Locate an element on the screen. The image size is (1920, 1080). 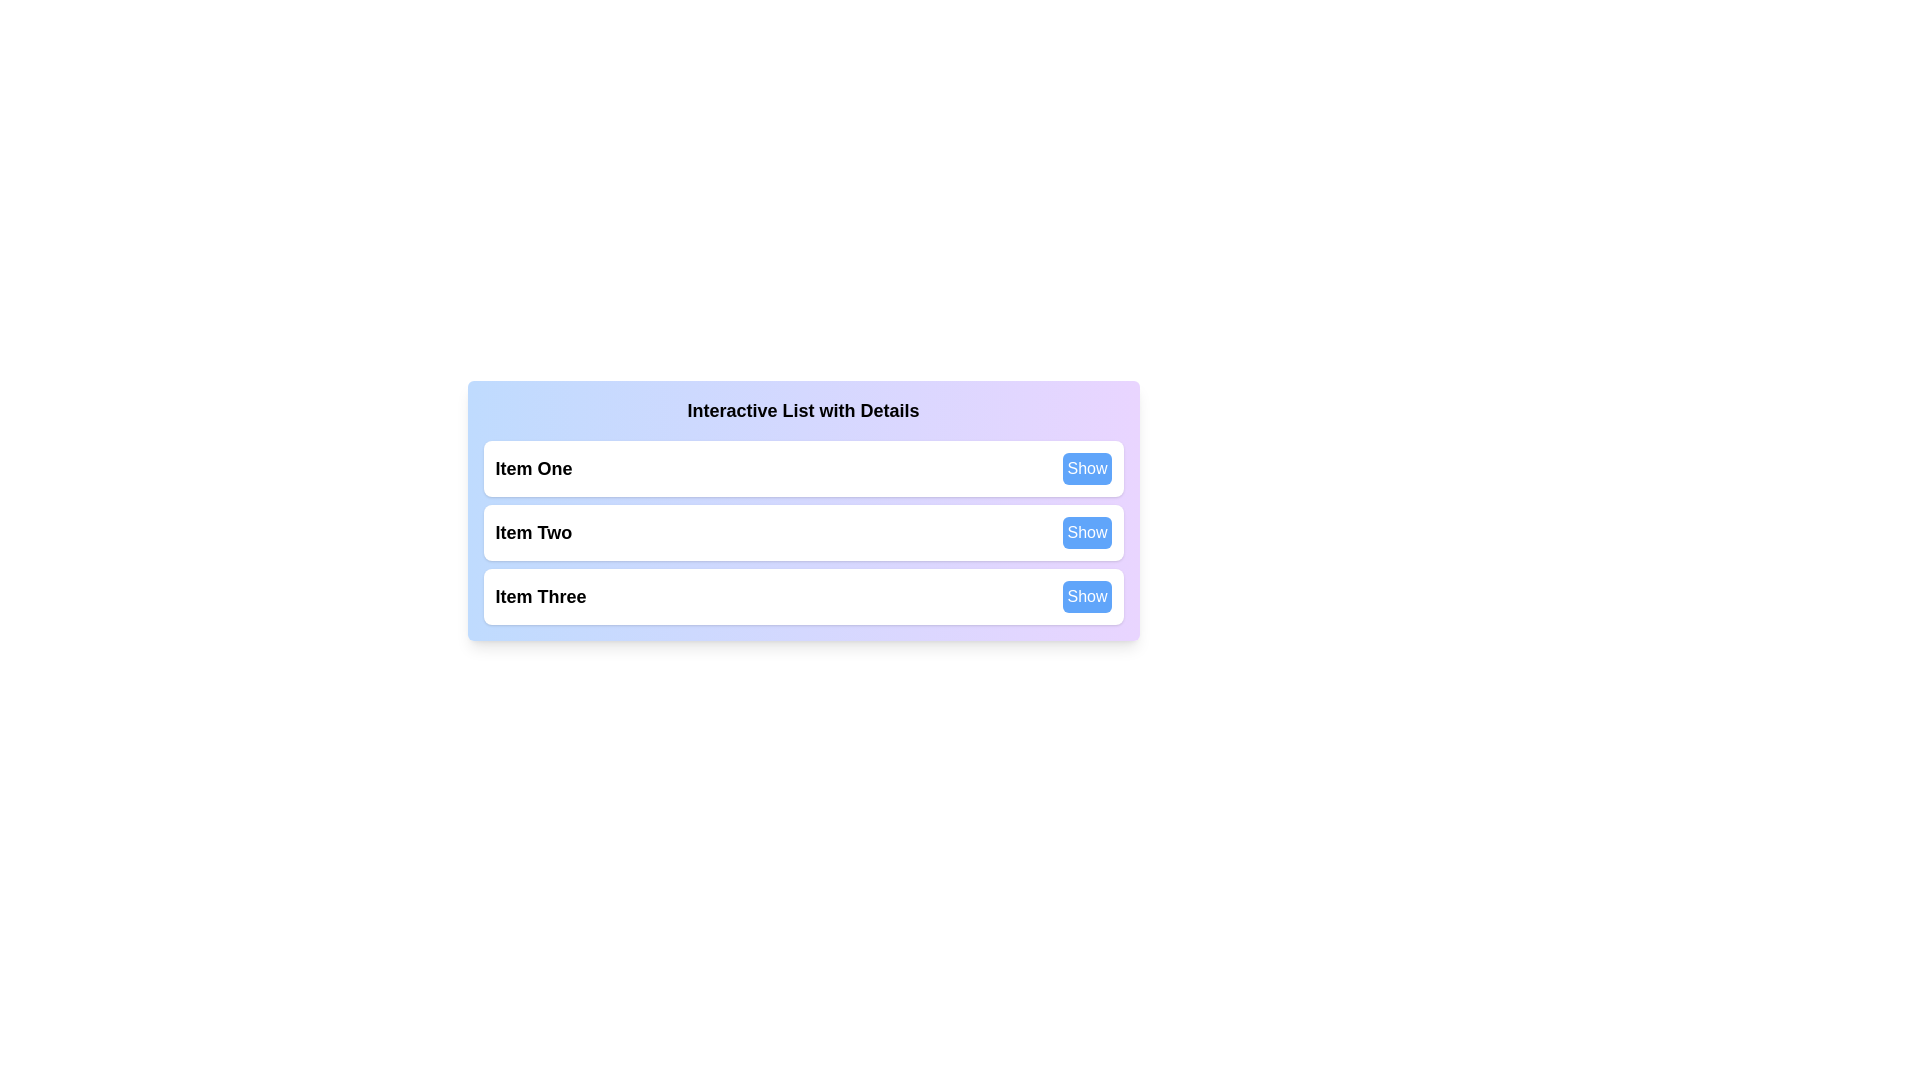
the 'Show' button for the item with title Item Two is located at coordinates (1086, 531).